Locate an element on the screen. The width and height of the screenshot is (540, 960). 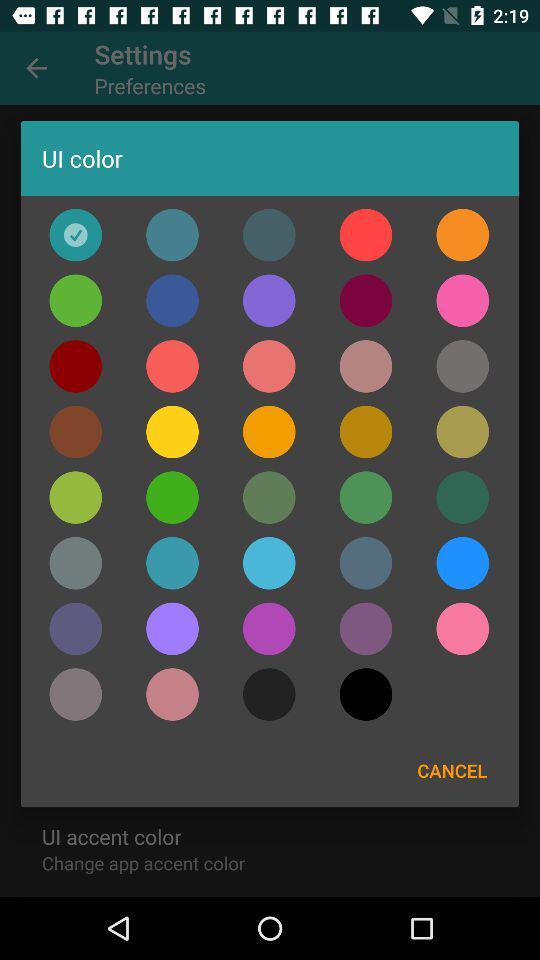
magenta ui color is located at coordinates (462, 299).